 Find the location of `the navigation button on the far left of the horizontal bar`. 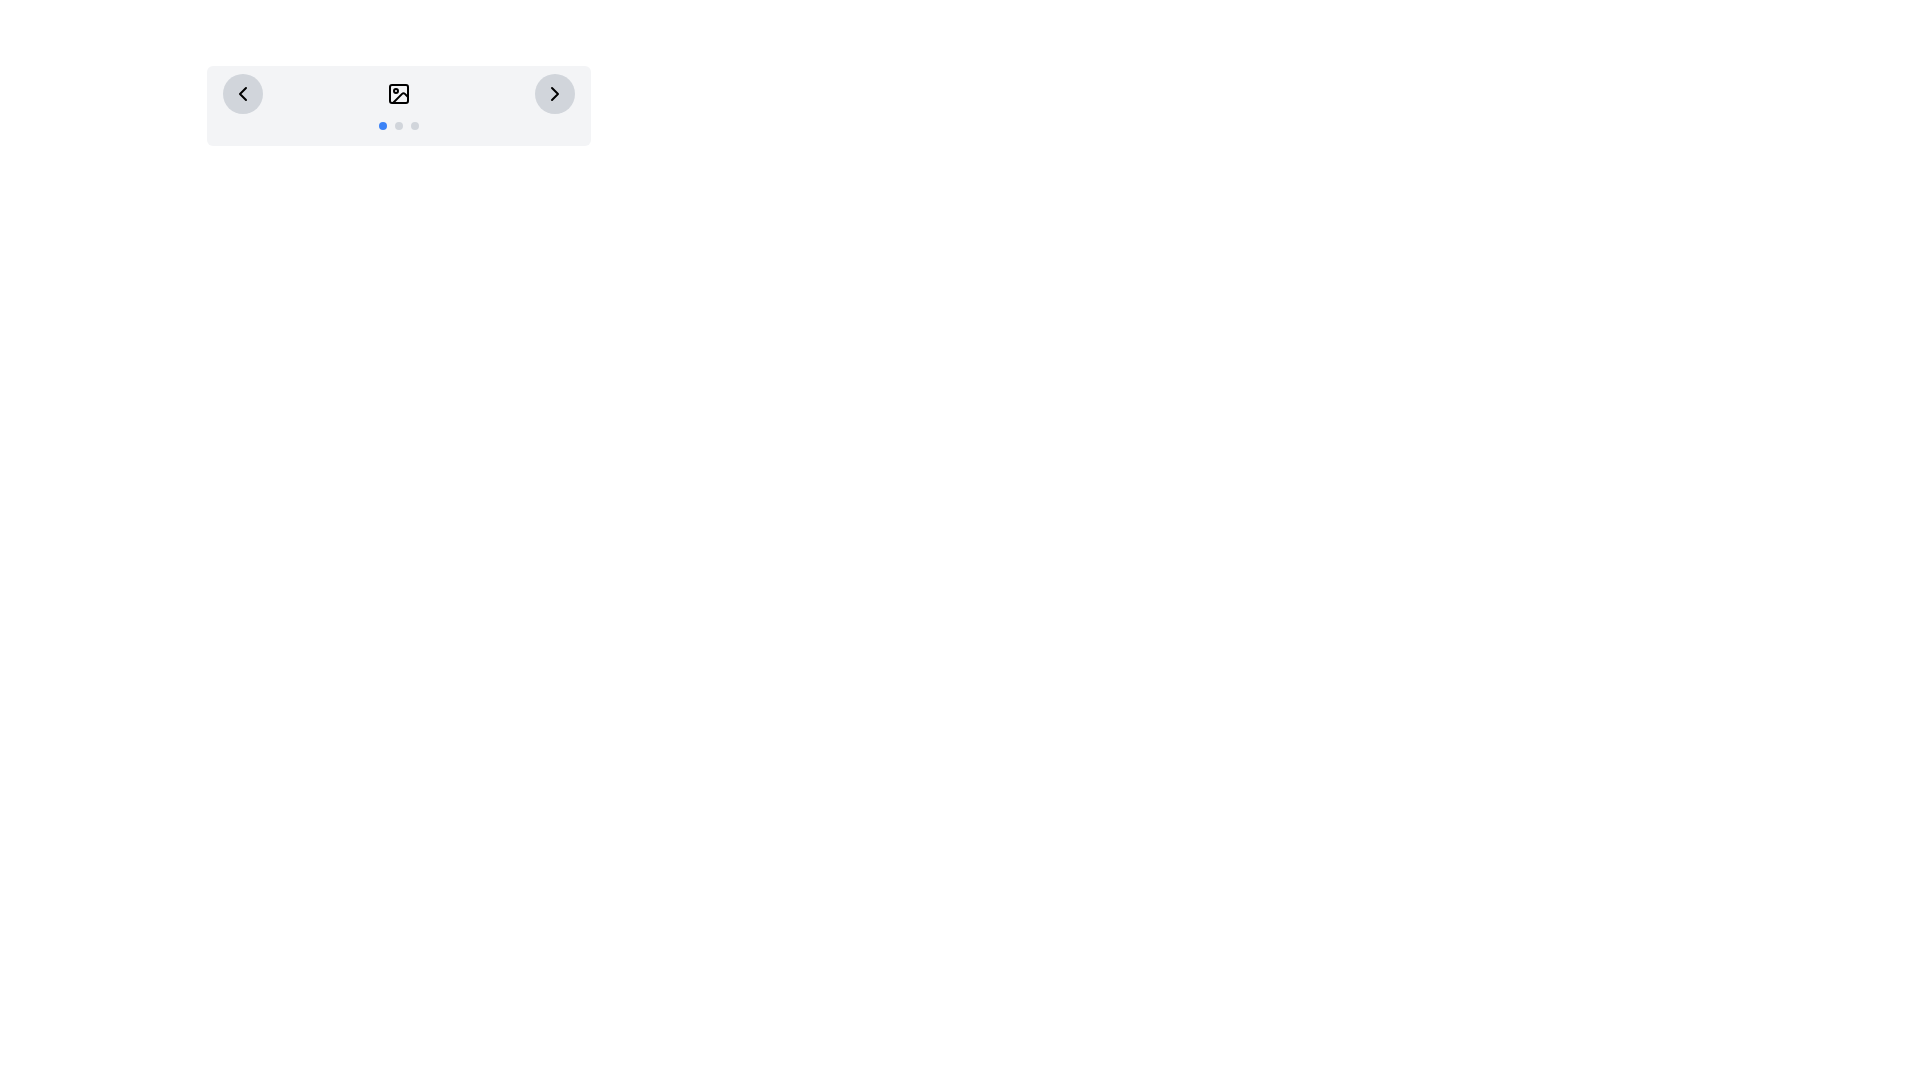

the navigation button on the far left of the horizontal bar is located at coordinates (241, 93).